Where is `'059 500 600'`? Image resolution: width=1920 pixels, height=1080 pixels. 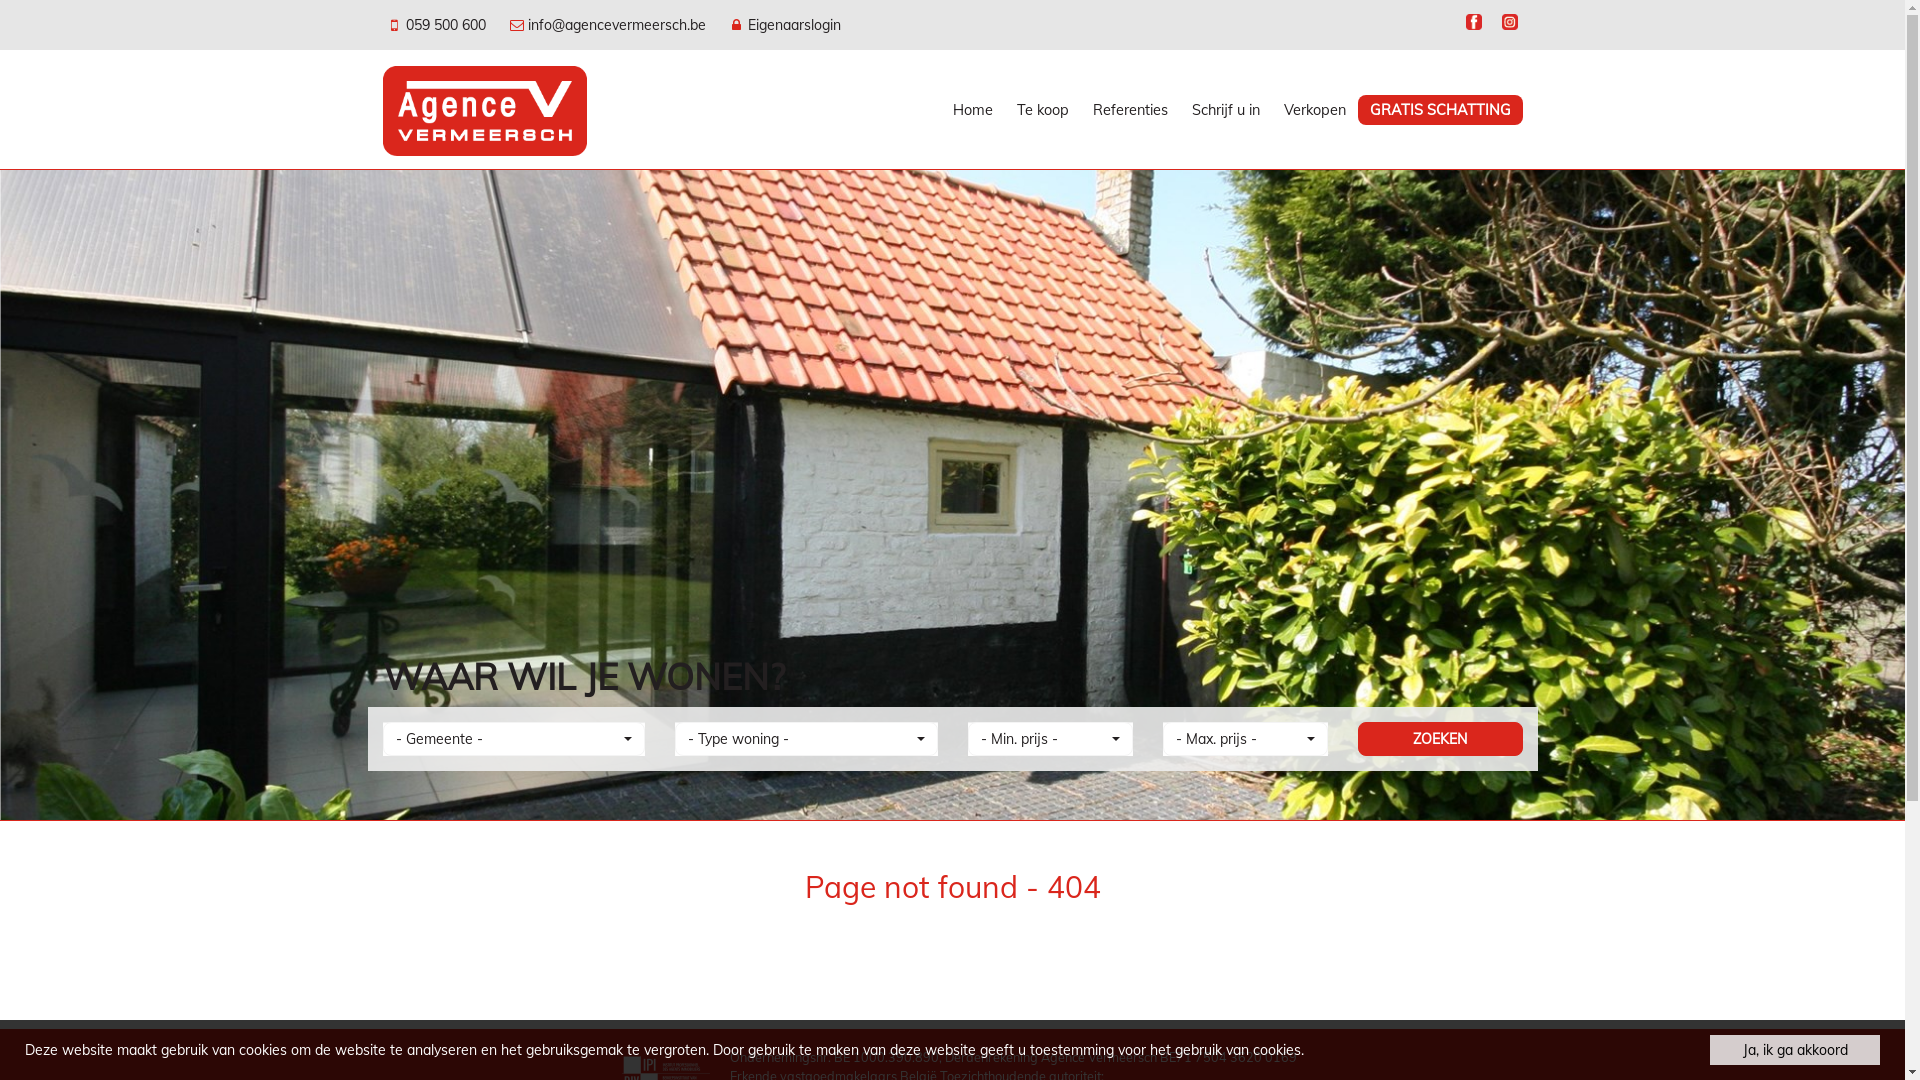
'059 500 600' is located at coordinates (436, 24).